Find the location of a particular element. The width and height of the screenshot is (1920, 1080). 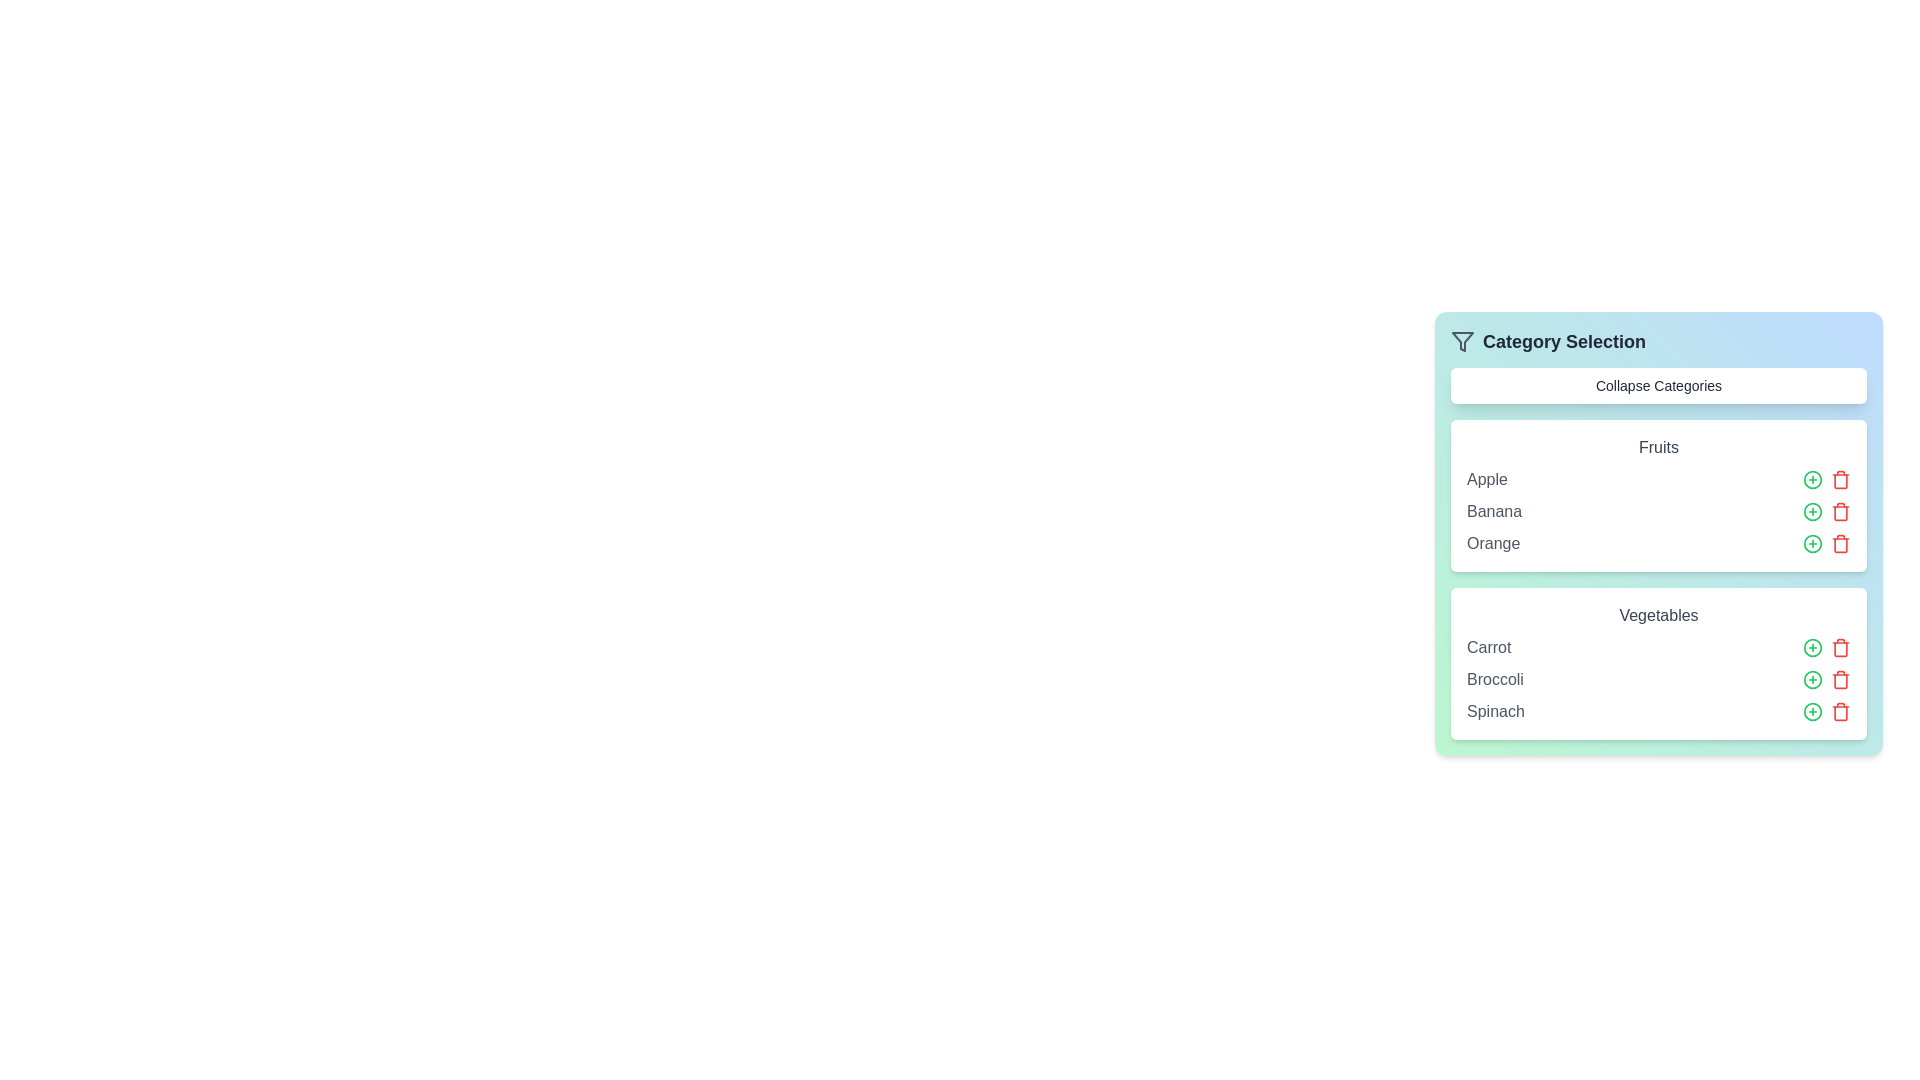

the trash icon next to the item Orange to remove it from the list is located at coordinates (1840, 543).